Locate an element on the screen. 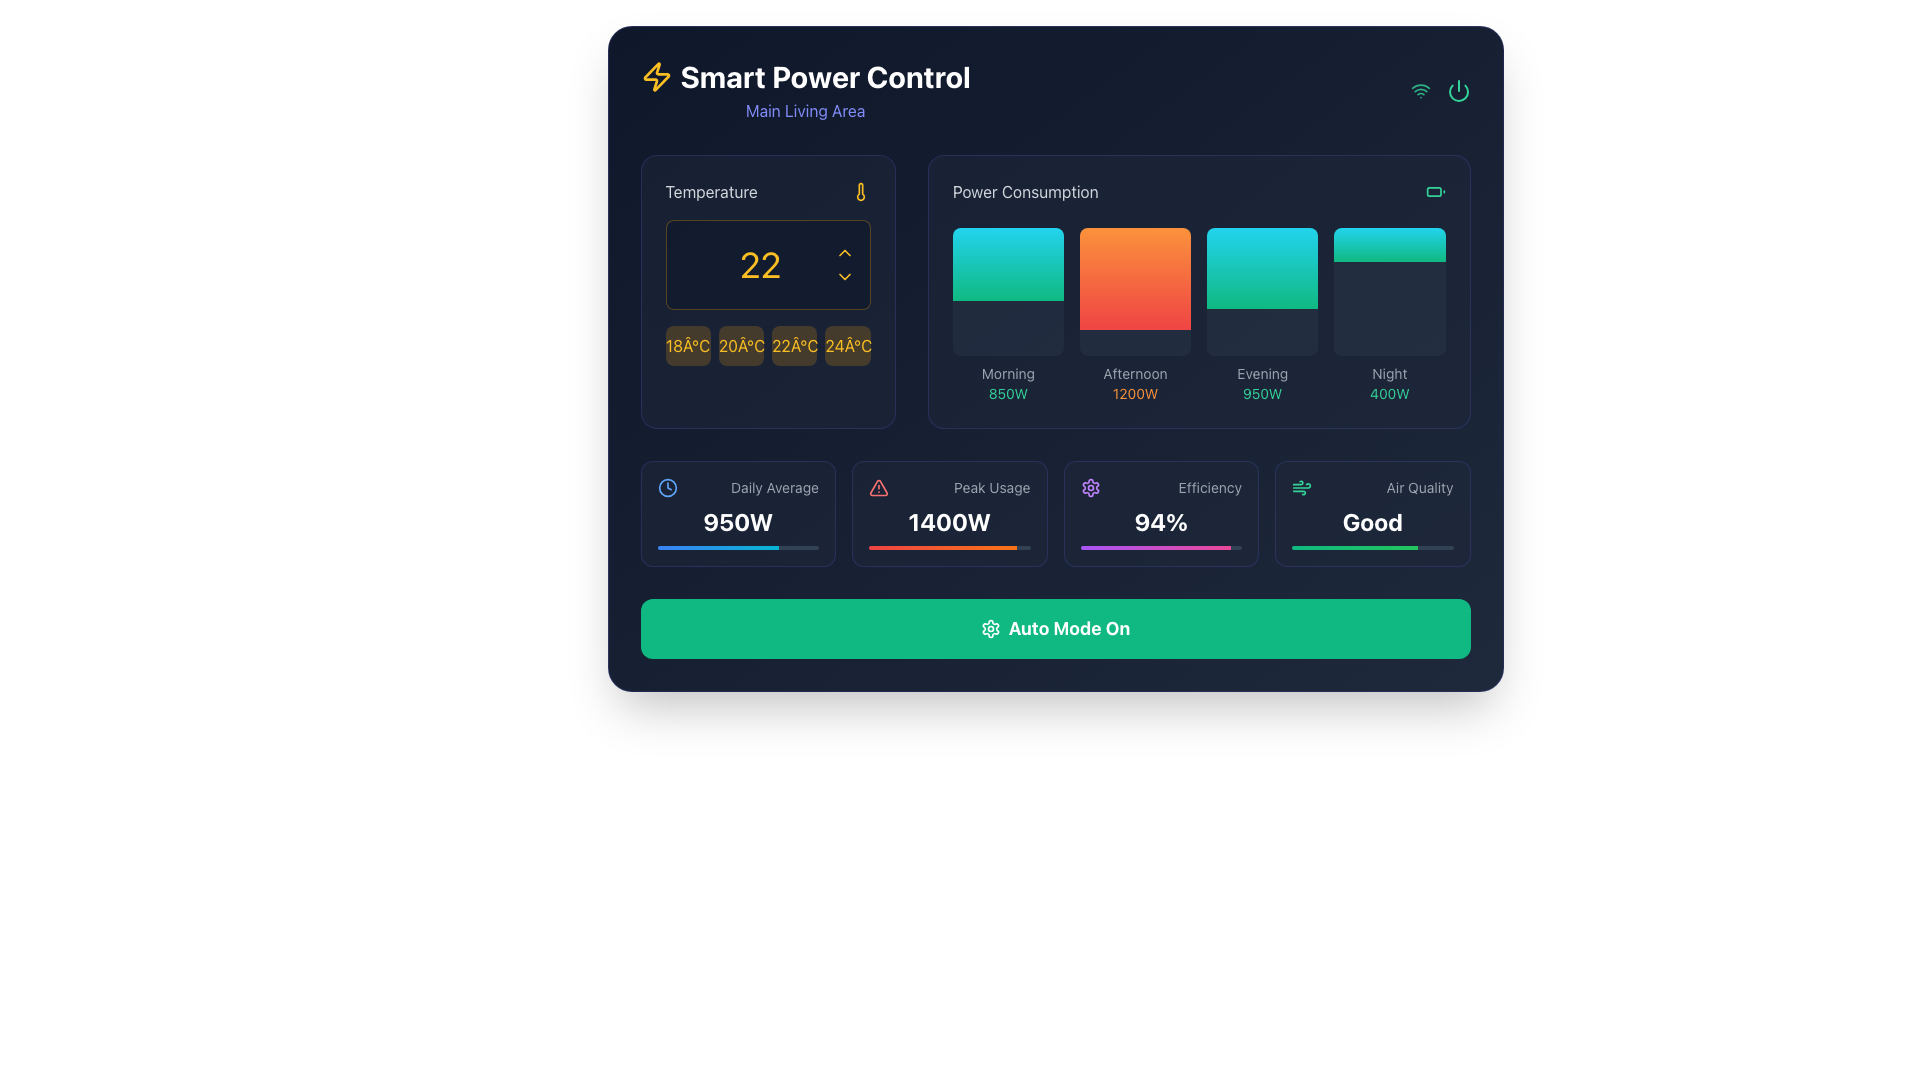  the battery or power icon located at the far right side of the 'Power Consumption' section, adjacent to the 'Power Consumption' title is located at coordinates (1434, 192).